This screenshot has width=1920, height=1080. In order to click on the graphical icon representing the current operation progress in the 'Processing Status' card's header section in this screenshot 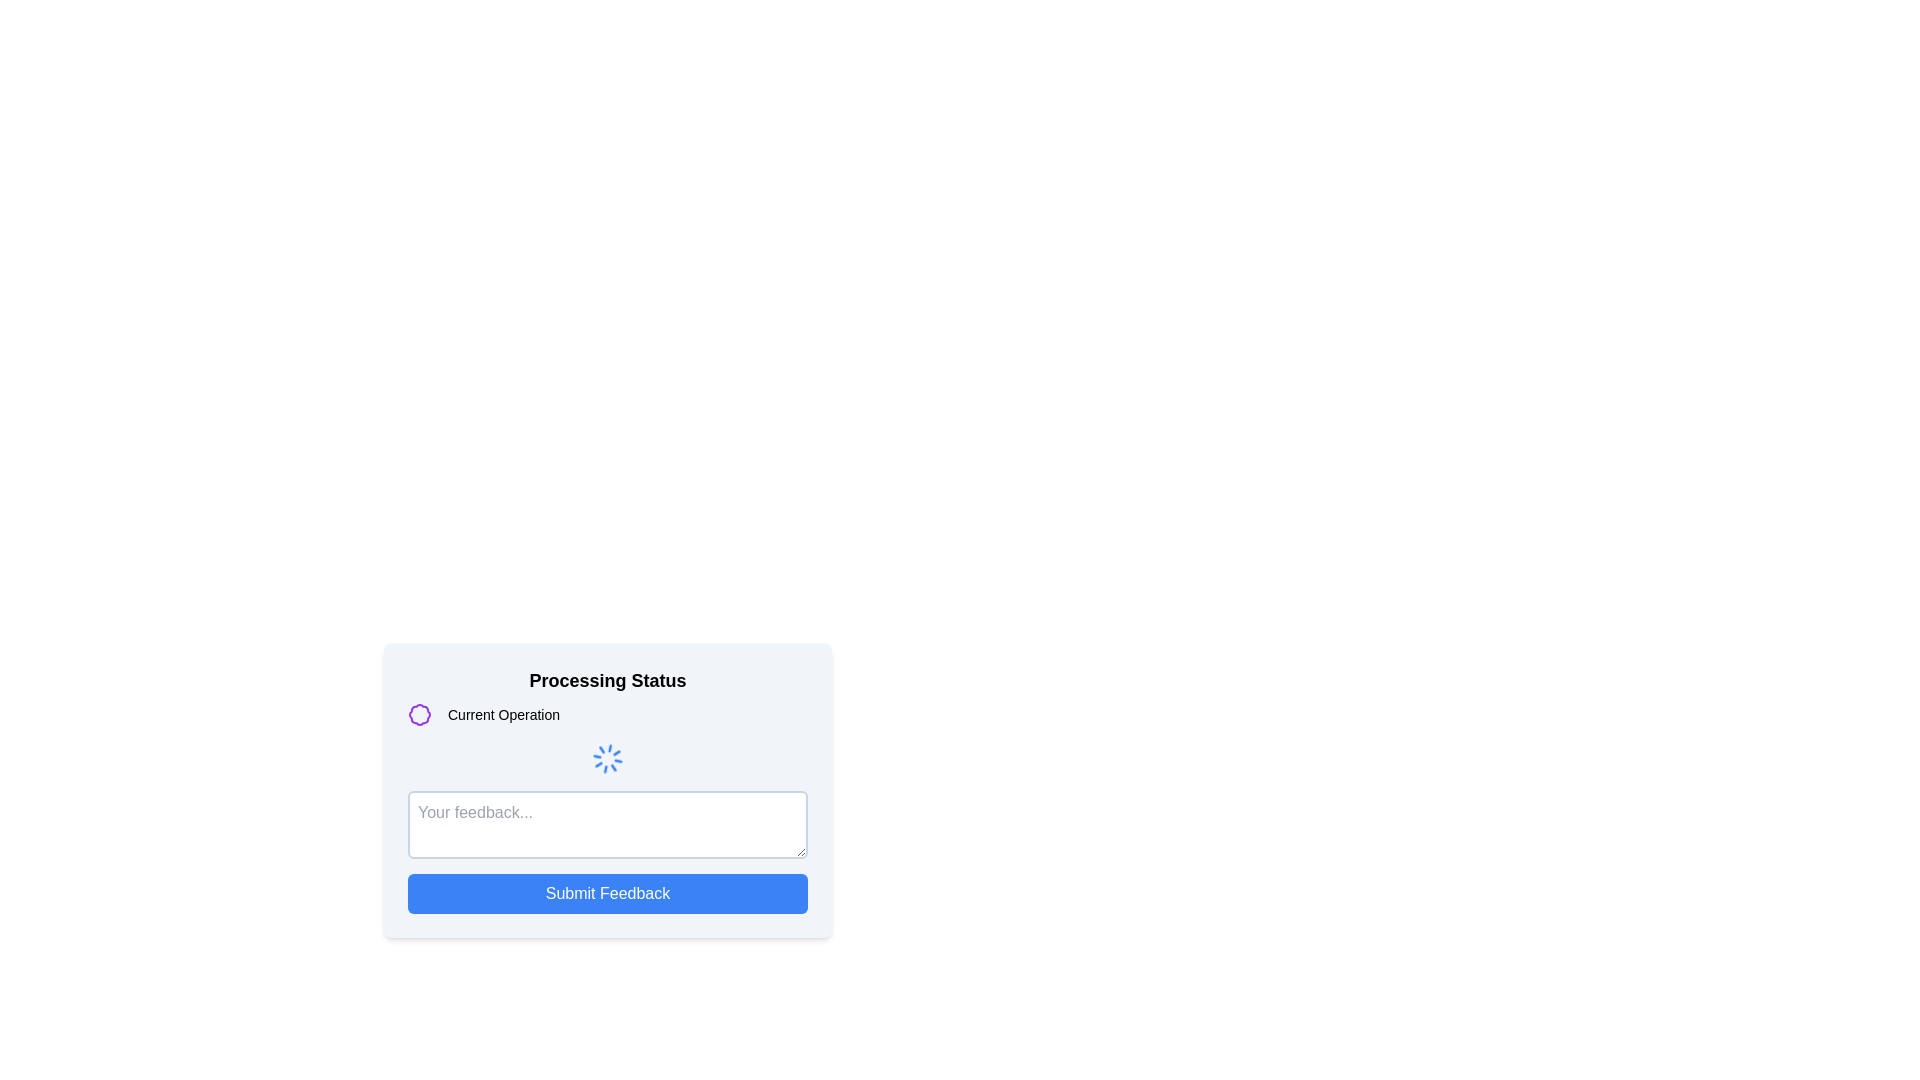, I will do `click(418, 713)`.